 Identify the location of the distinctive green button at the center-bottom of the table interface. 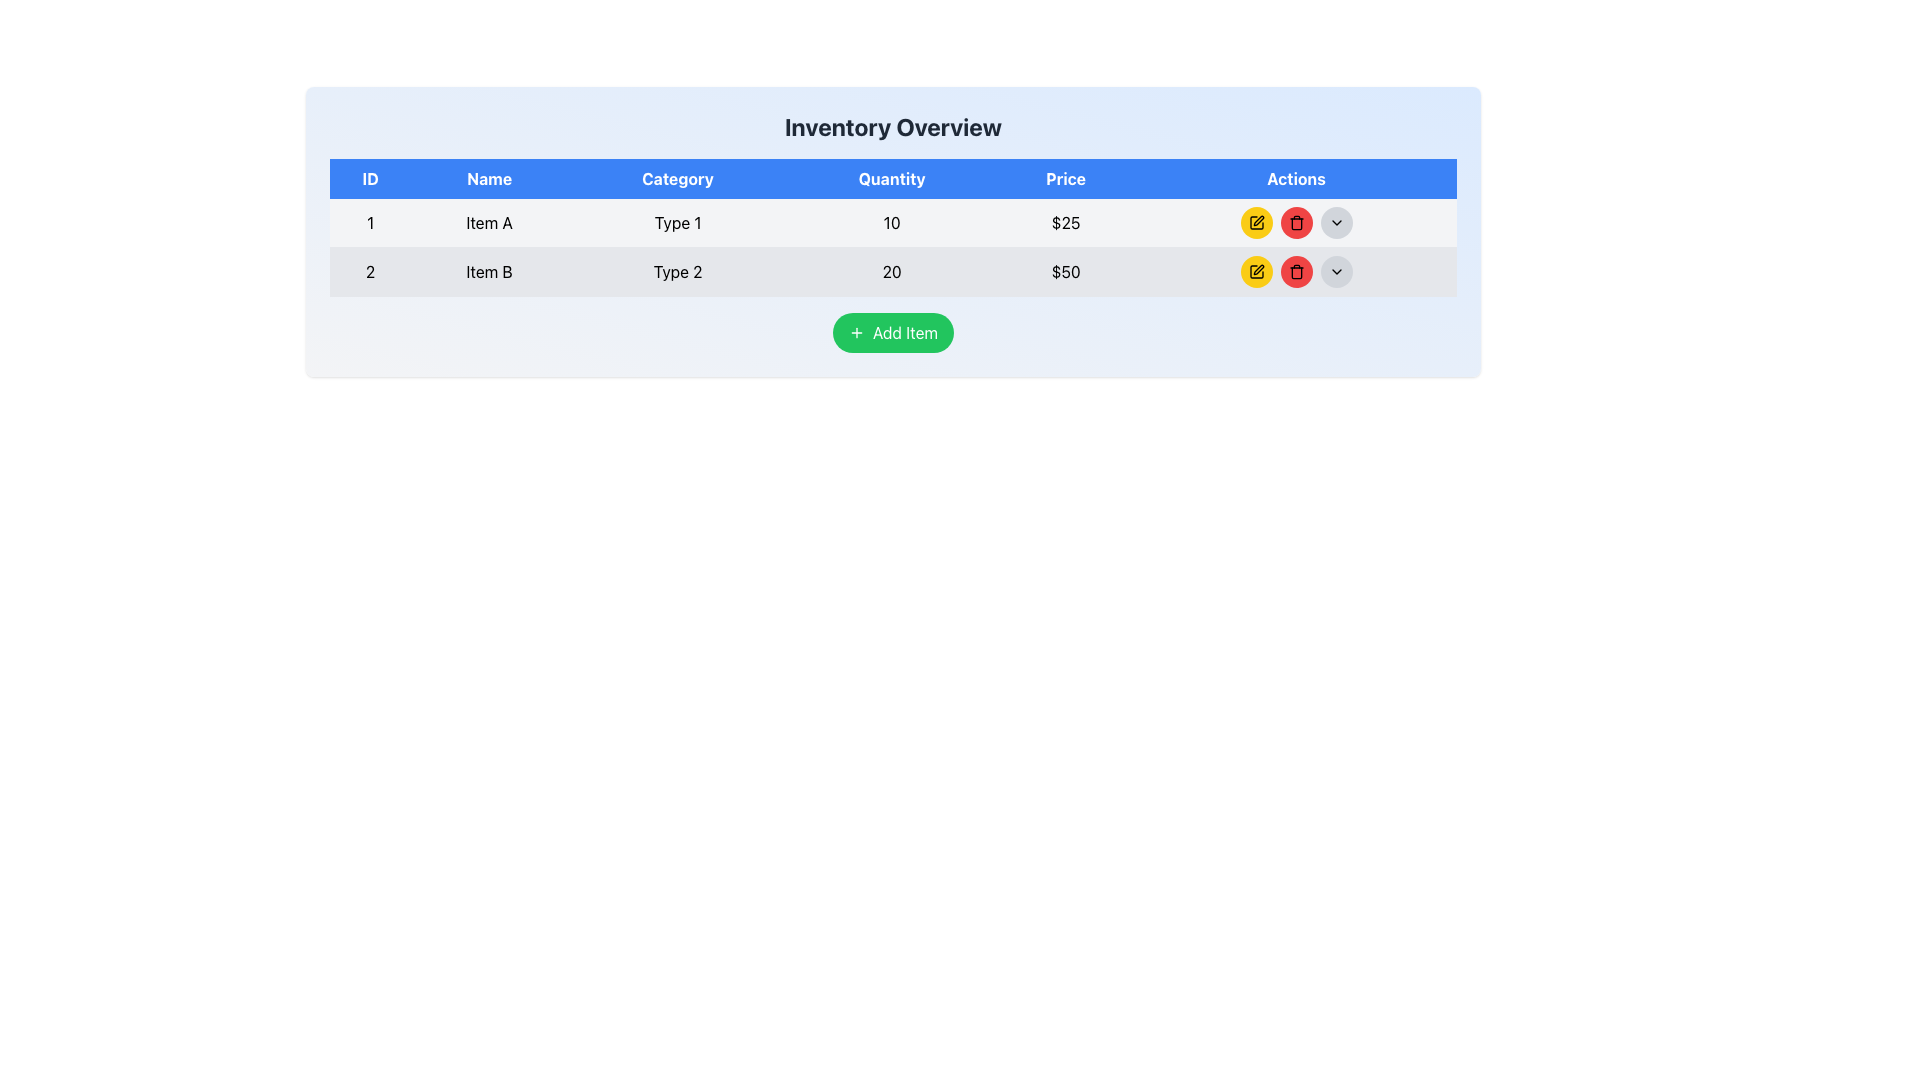
(892, 331).